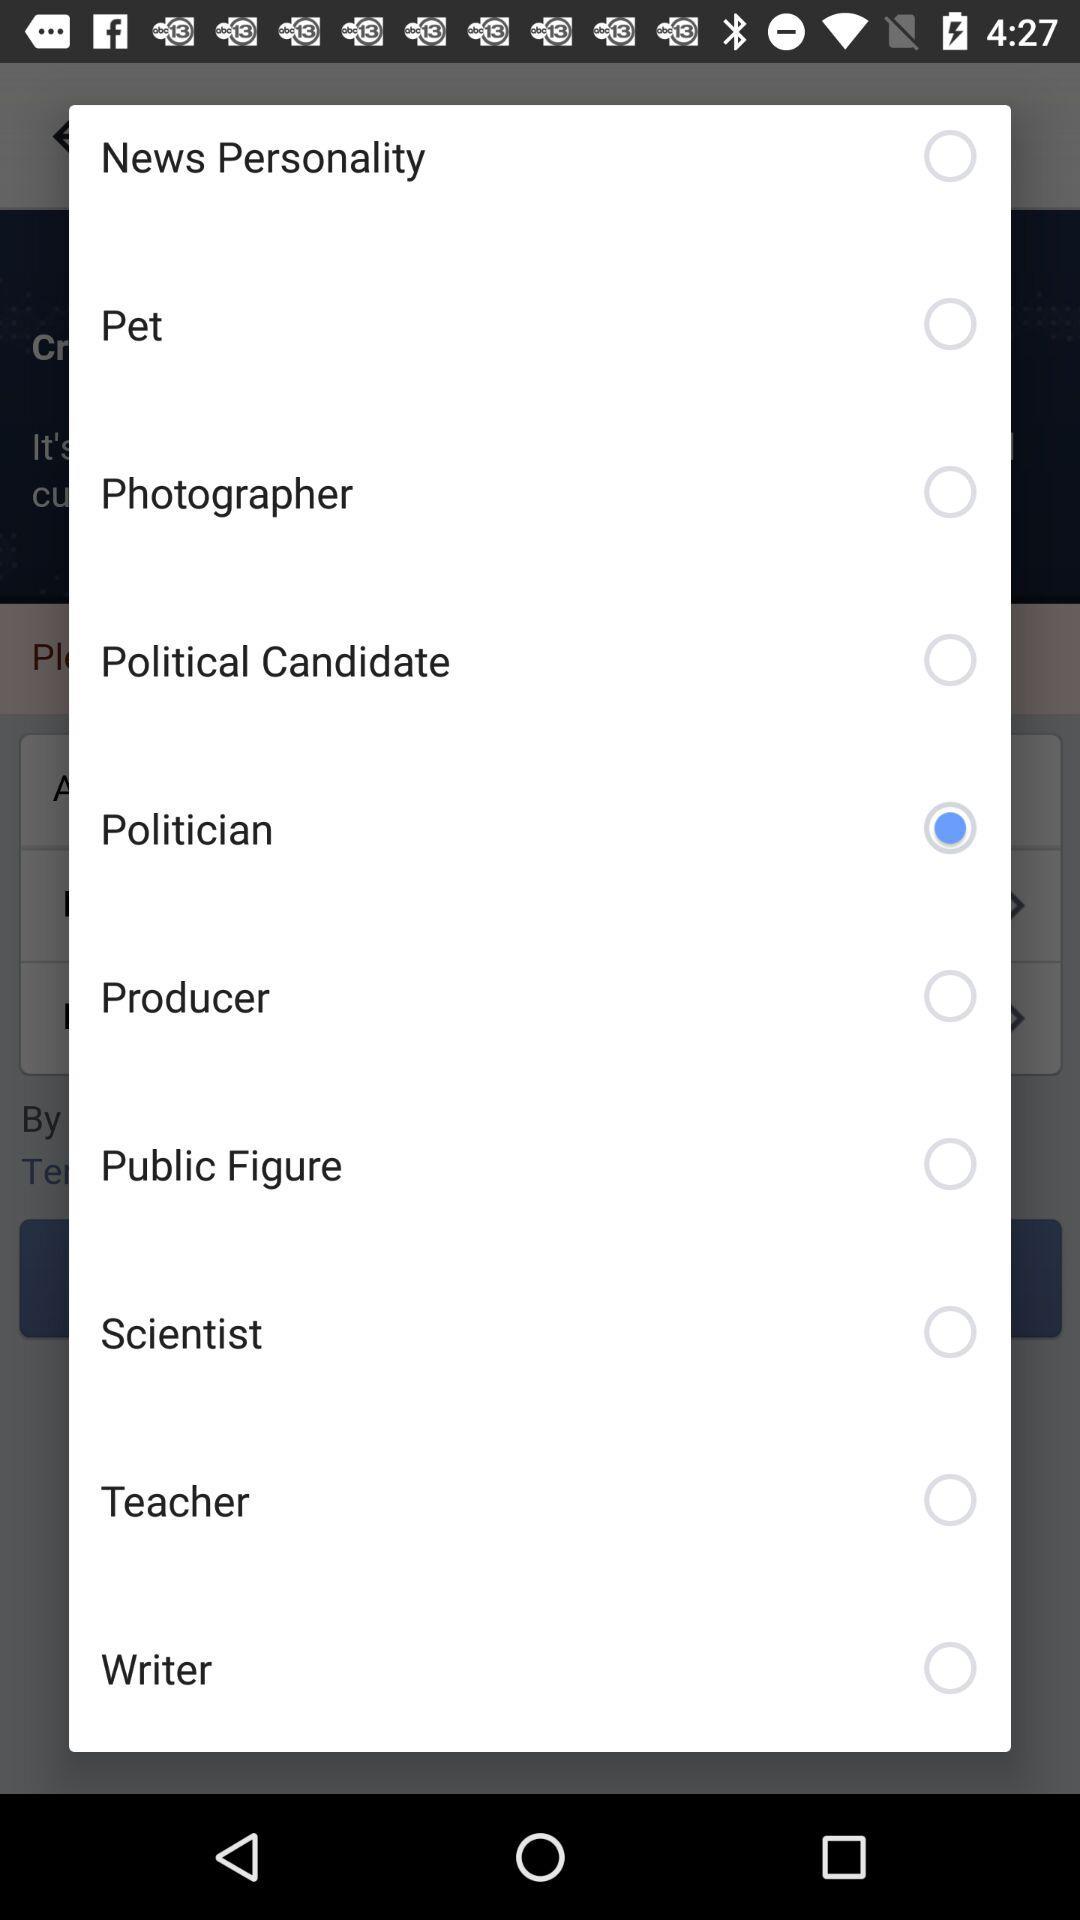 This screenshot has width=1080, height=1920. I want to click on item below the public figure, so click(540, 1331).